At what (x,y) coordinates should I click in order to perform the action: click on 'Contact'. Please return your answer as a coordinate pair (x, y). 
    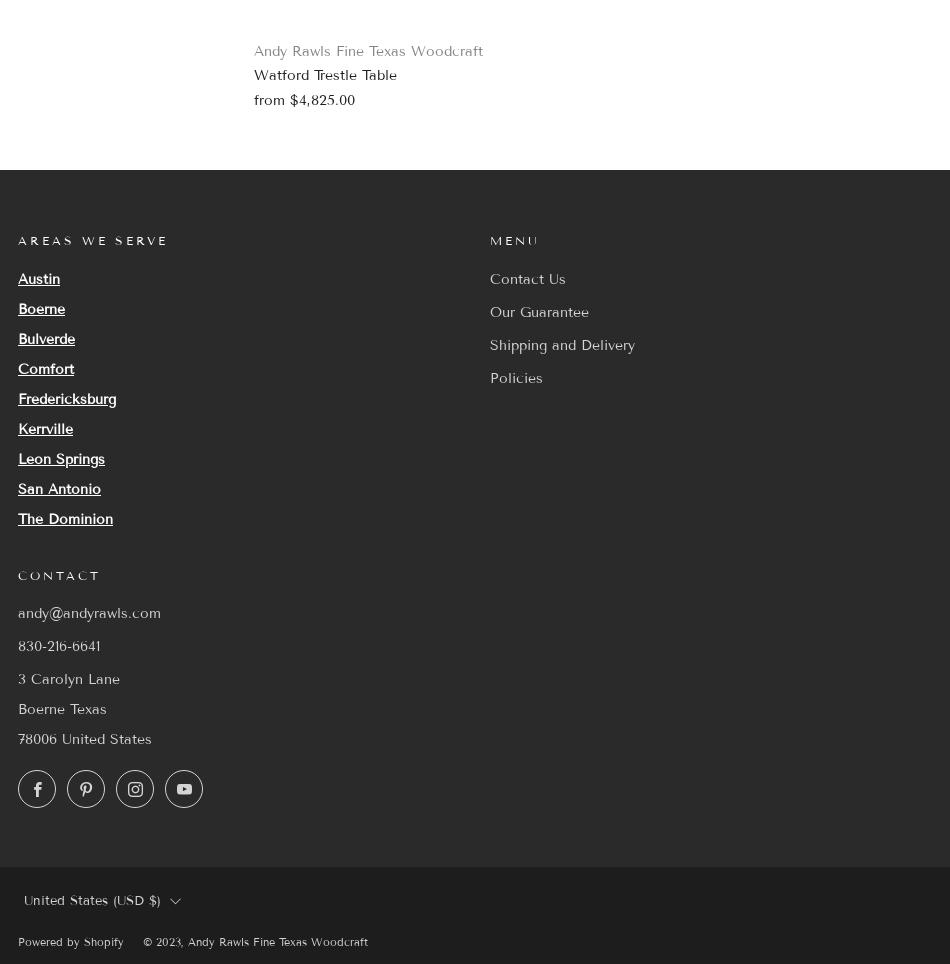
    Looking at the image, I should click on (59, 573).